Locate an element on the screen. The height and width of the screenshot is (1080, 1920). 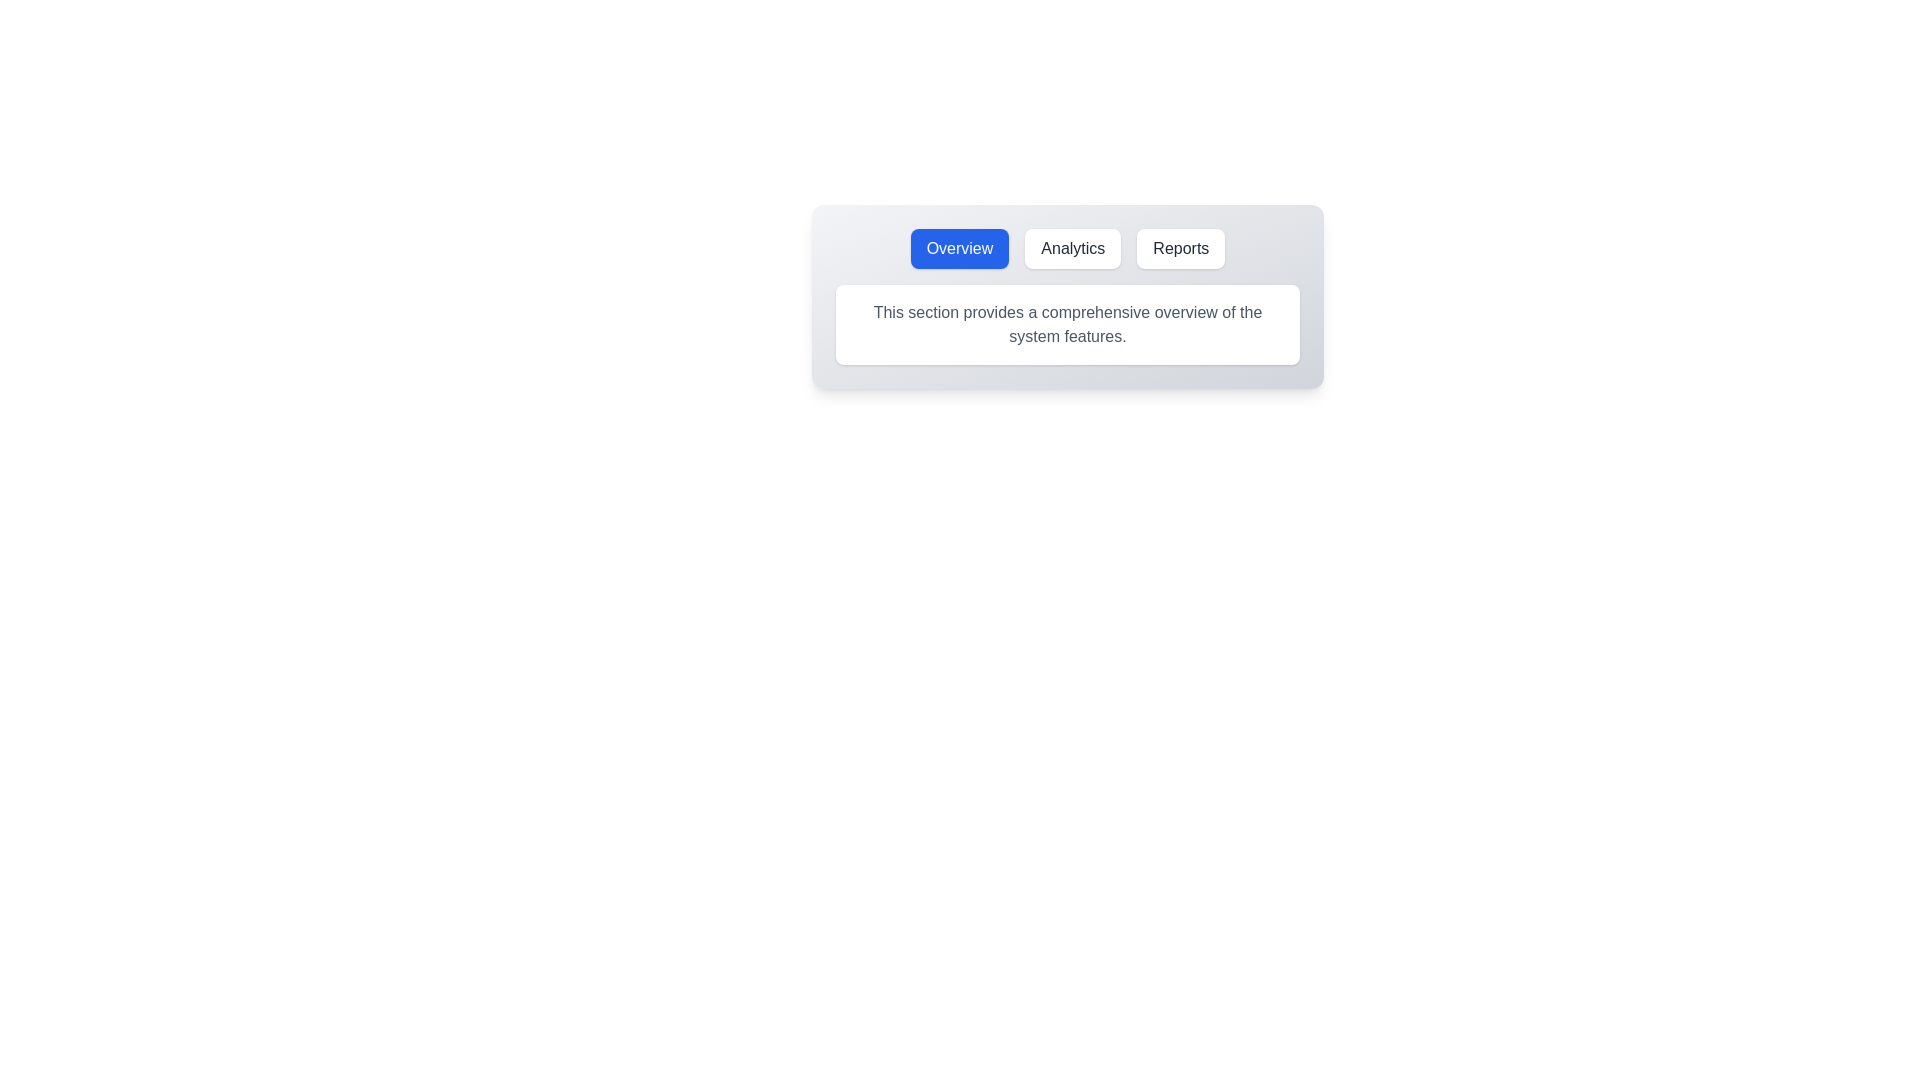
the tab labeled Reports to observe its hover effect is located at coordinates (1181, 248).